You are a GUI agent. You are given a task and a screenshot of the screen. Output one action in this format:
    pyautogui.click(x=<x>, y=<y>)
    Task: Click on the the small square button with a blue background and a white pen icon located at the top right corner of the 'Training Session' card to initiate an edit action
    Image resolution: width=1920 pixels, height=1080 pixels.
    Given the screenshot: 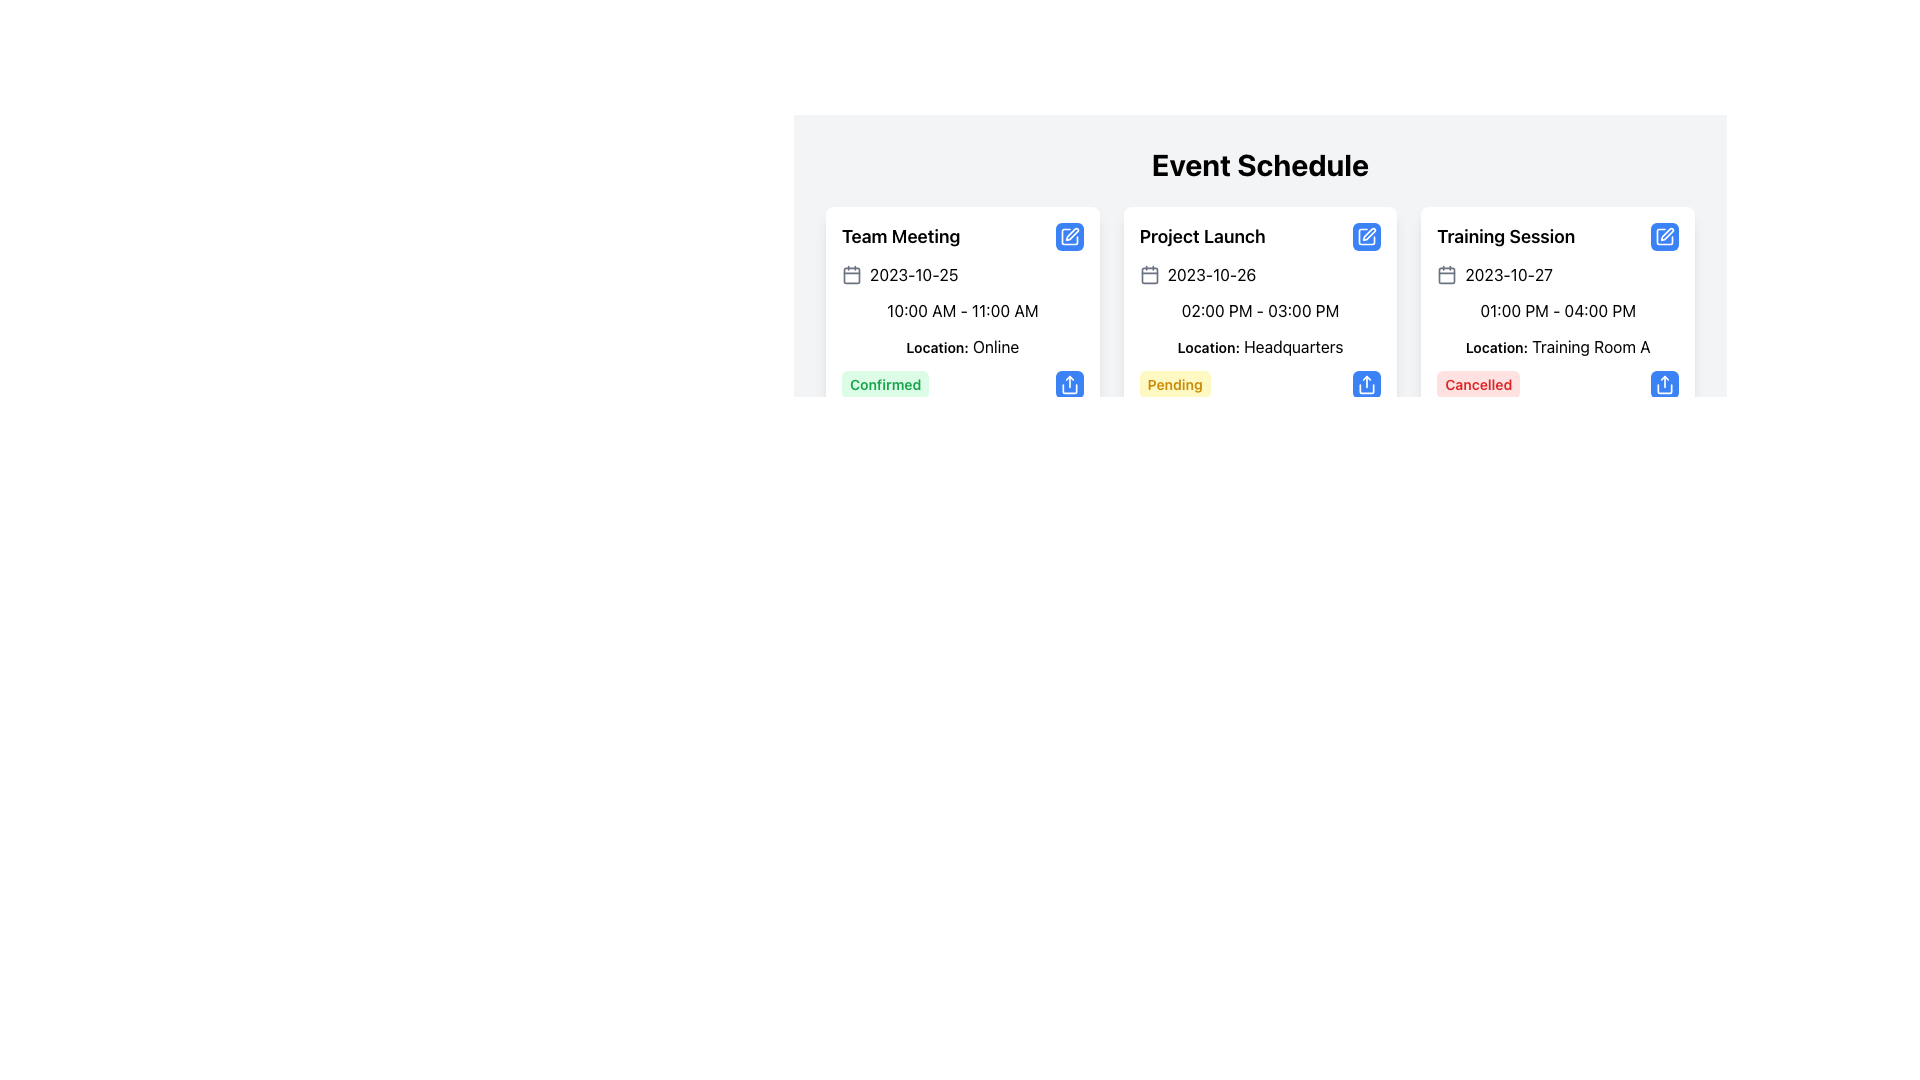 What is the action you would take?
    pyautogui.click(x=1665, y=235)
    